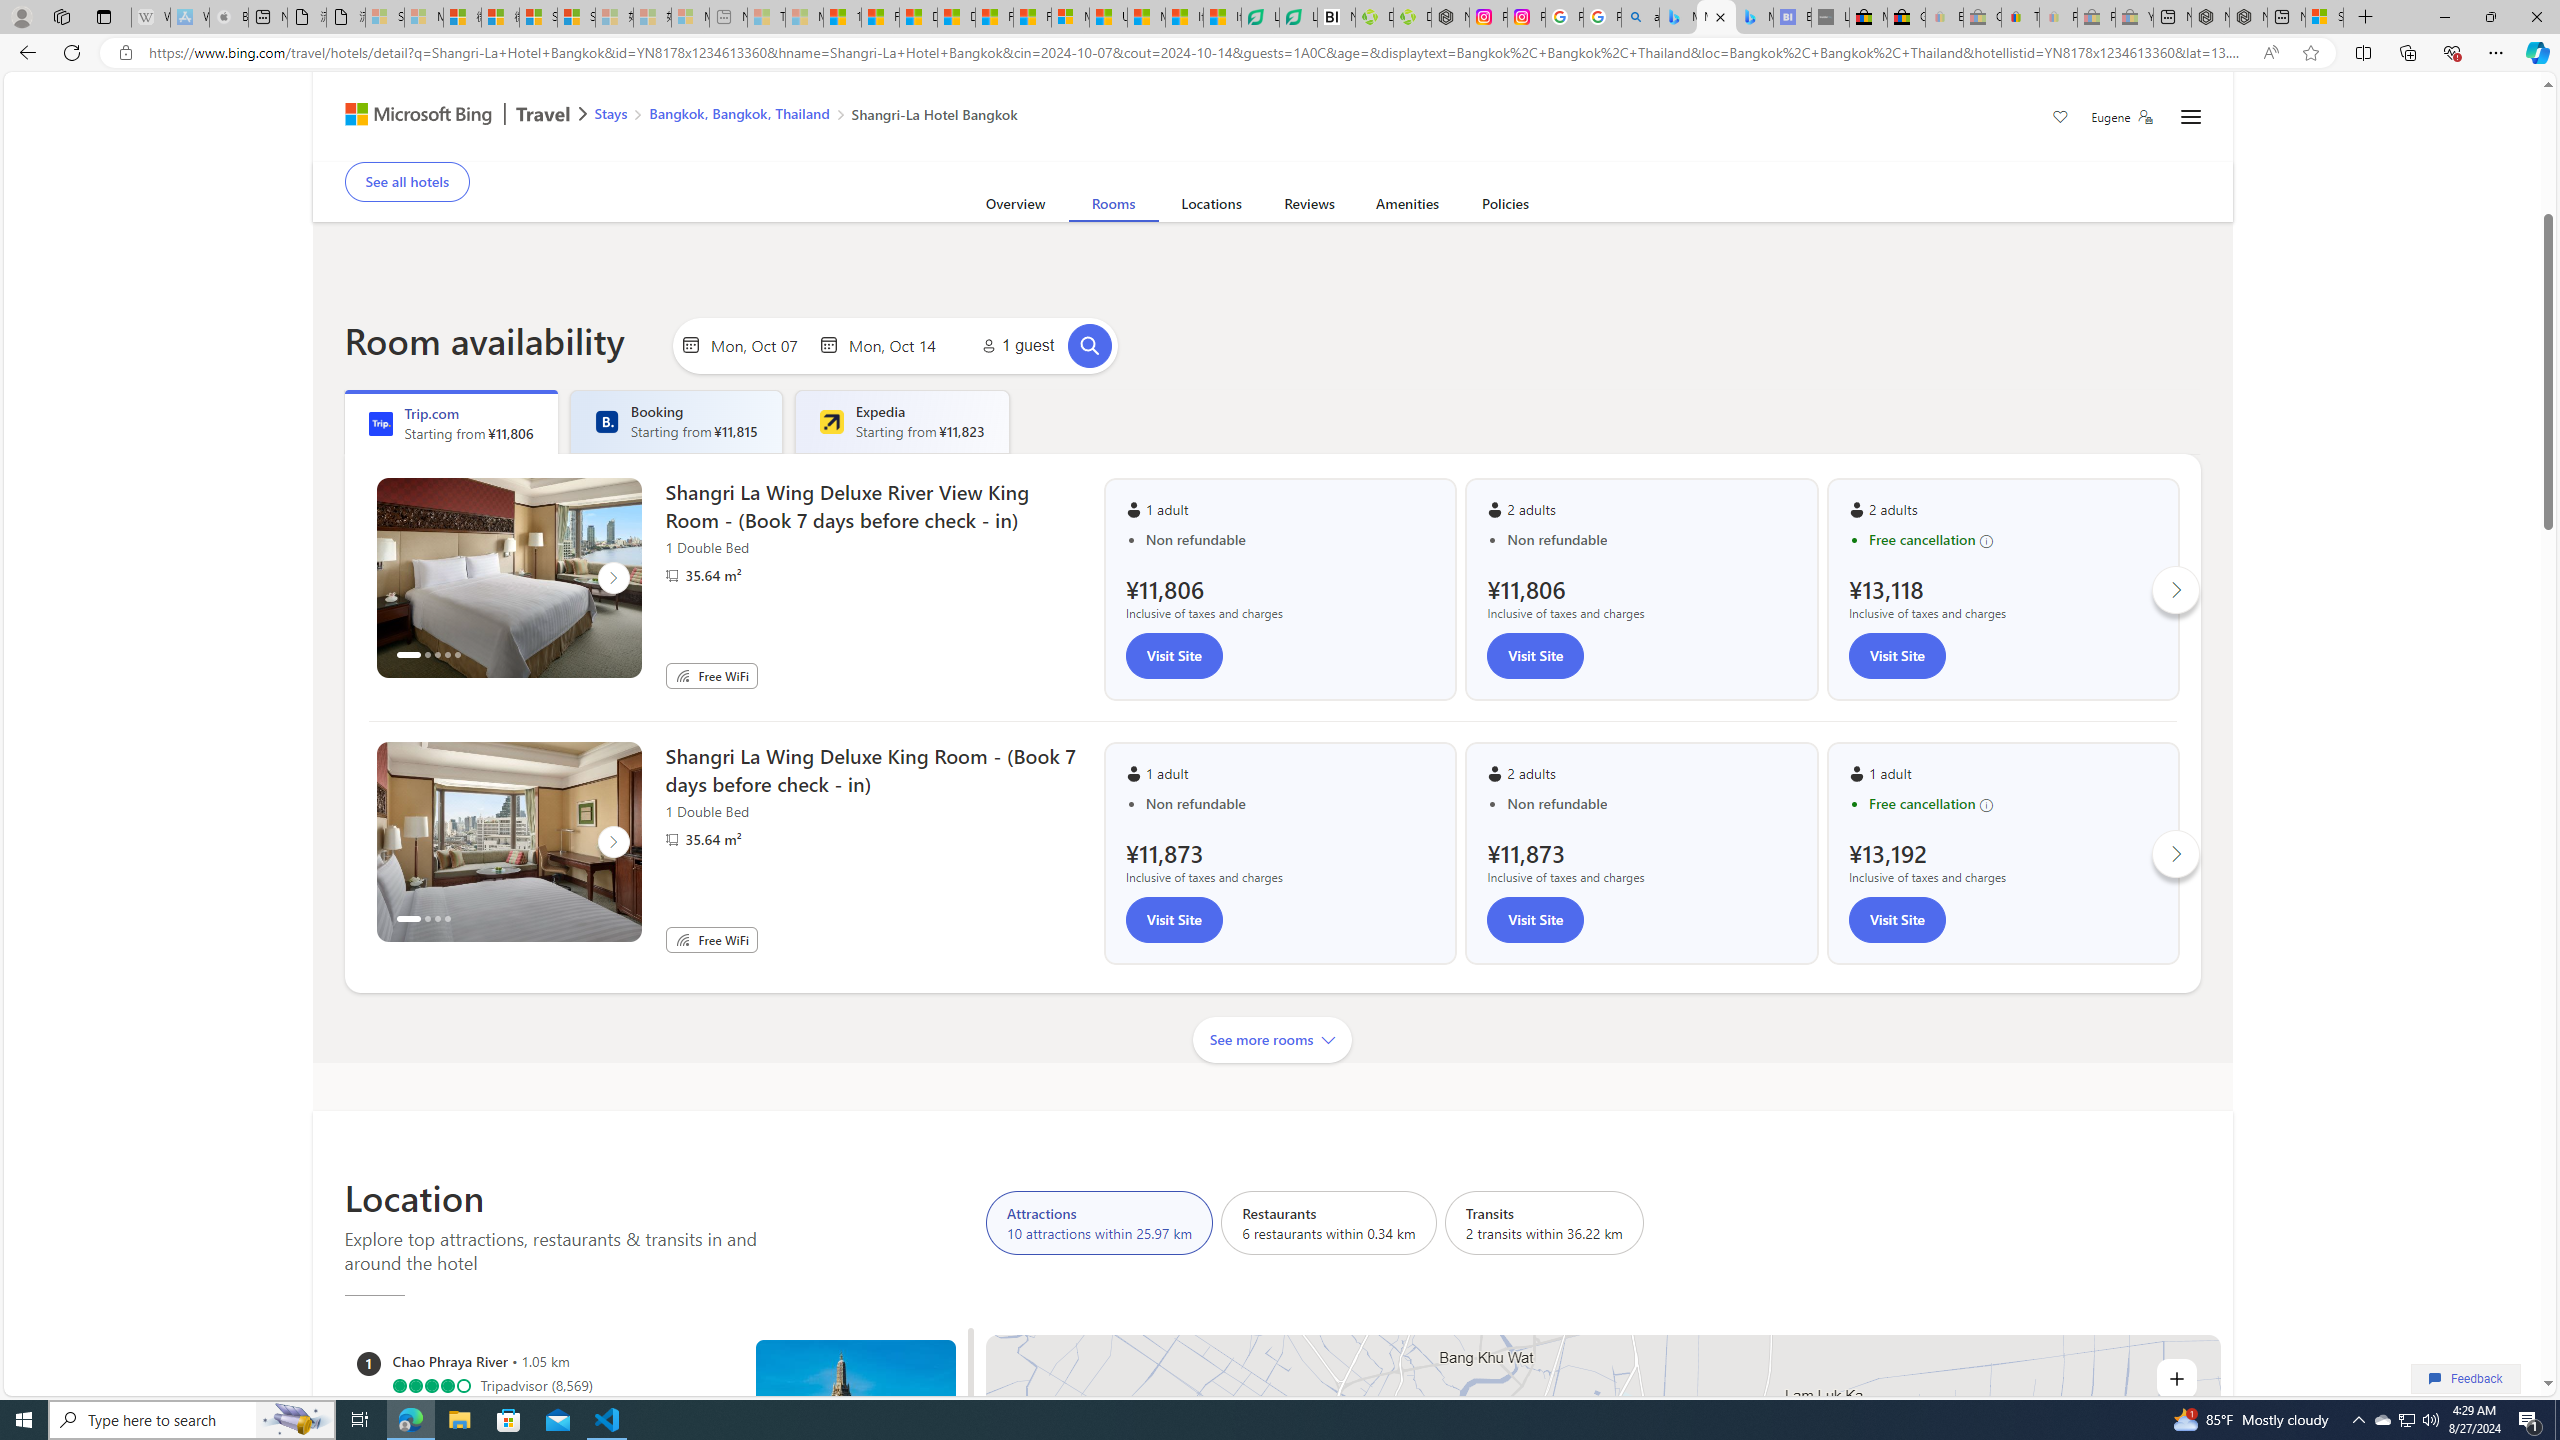 This screenshot has width=2560, height=1440. What do you see at coordinates (2058, 16) in the screenshot?
I see `'Payments Terms of Use | eBay.com - Sleeping'` at bounding box center [2058, 16].